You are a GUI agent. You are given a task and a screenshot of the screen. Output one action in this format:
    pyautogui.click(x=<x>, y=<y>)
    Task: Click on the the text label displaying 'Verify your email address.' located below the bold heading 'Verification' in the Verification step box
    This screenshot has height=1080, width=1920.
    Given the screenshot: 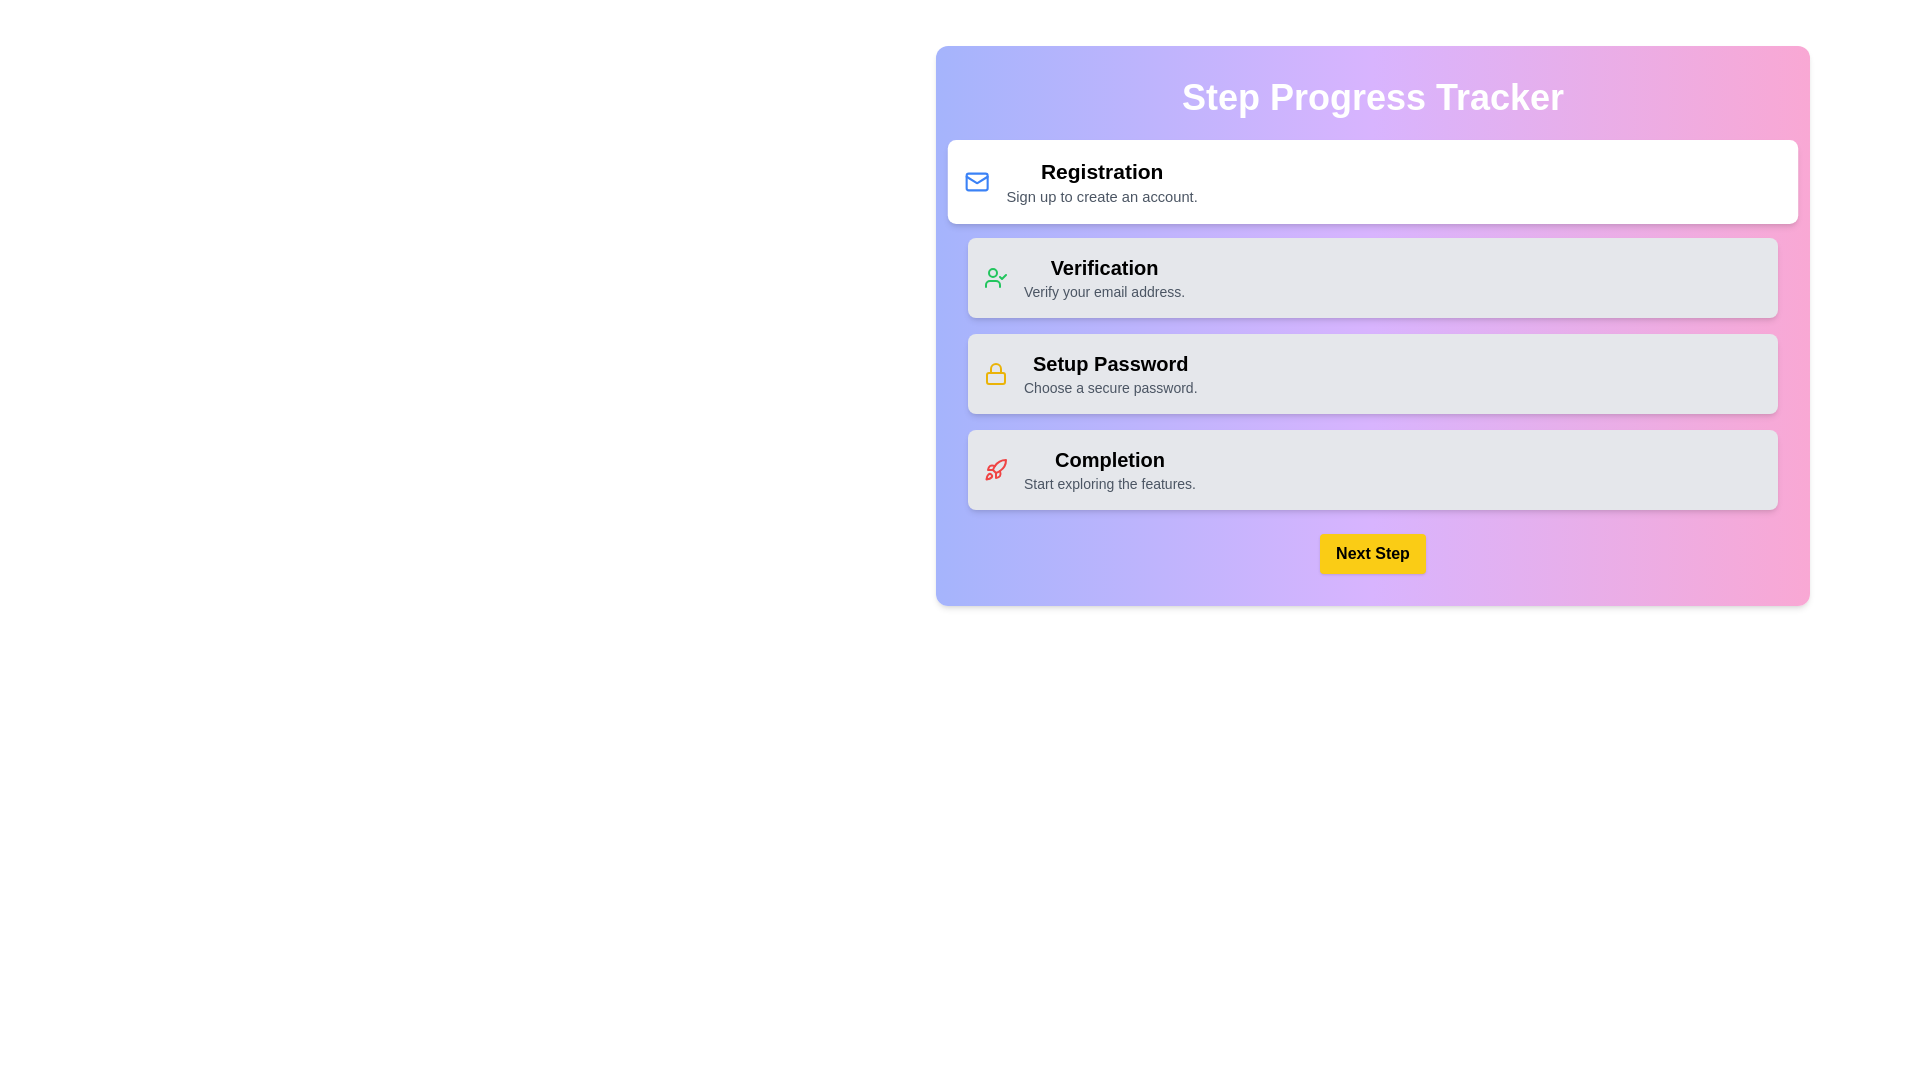 What is the action you would take?
    pyautogui.click(x=1103, y=292)
    